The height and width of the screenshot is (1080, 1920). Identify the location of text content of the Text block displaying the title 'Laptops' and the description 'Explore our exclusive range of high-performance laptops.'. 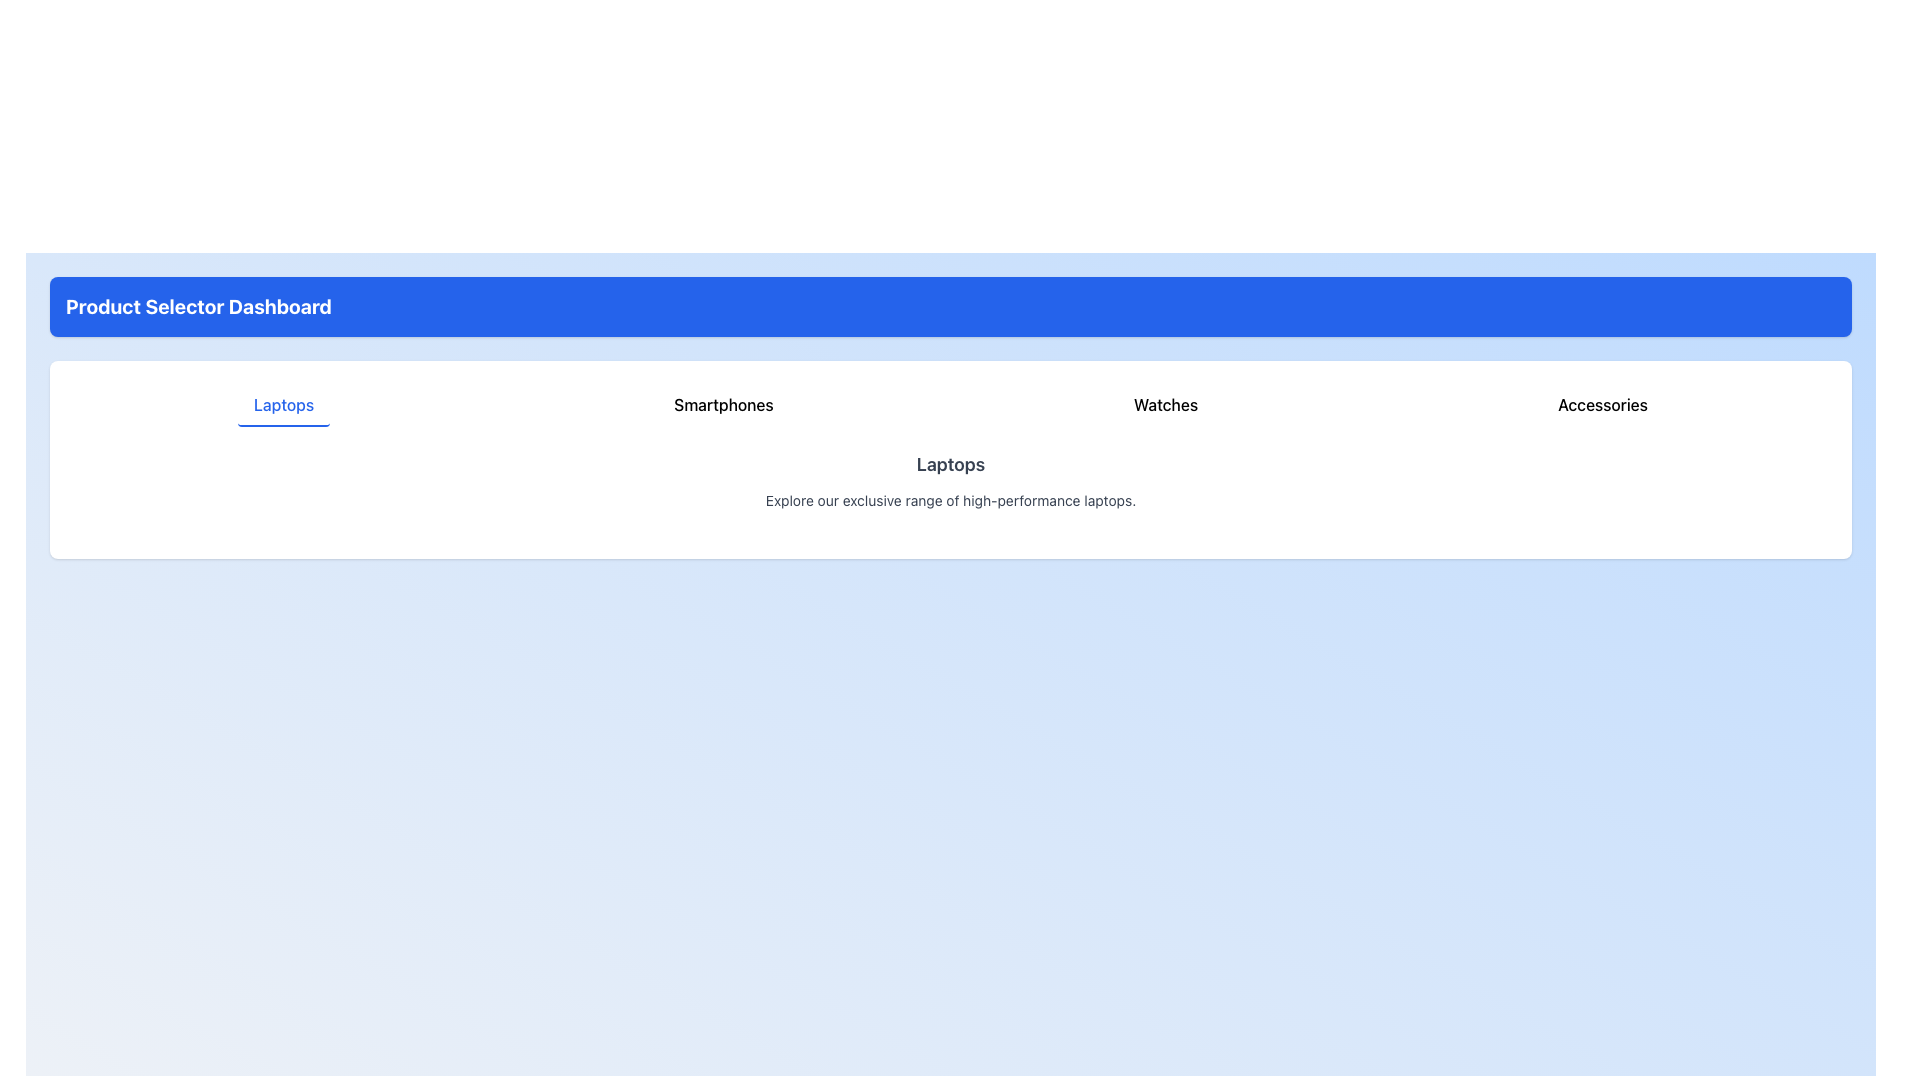
(949, 481).